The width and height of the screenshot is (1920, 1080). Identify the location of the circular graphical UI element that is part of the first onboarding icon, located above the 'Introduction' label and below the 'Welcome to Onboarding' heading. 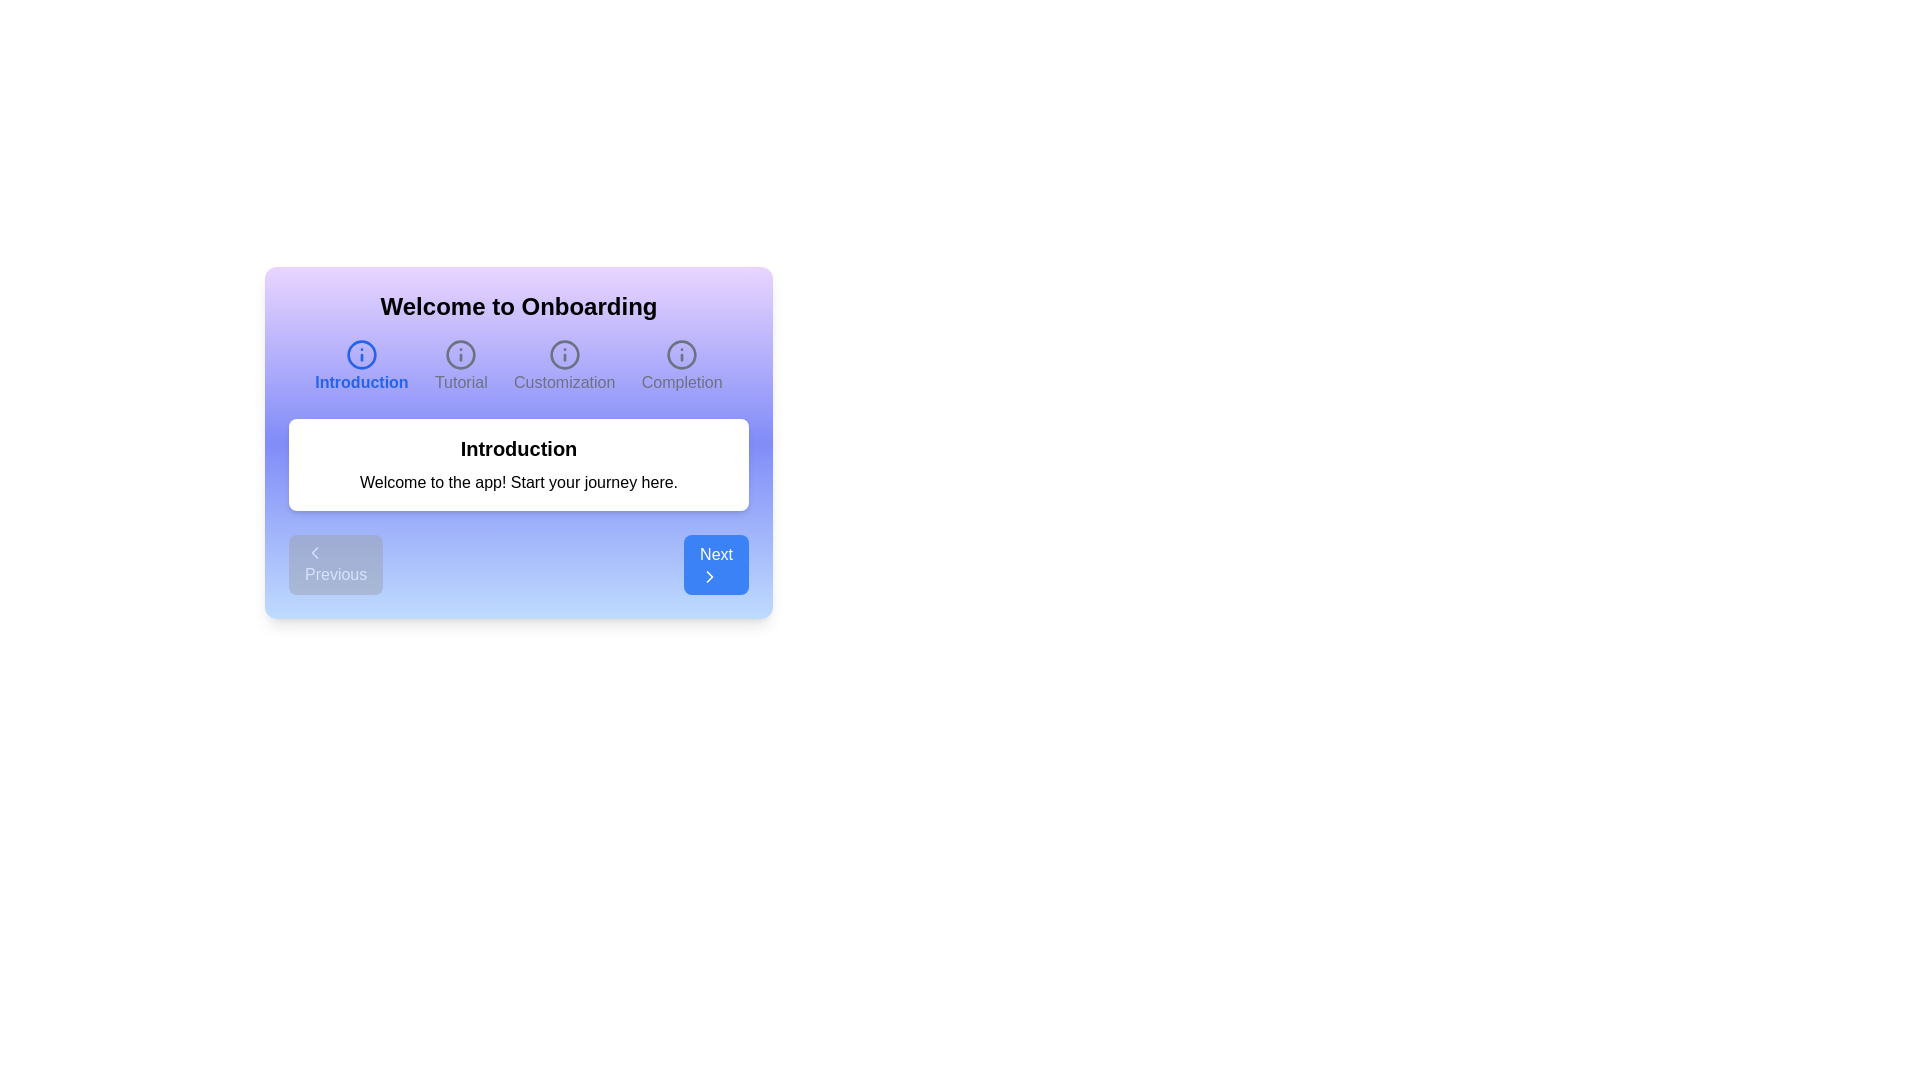
(361, 353).